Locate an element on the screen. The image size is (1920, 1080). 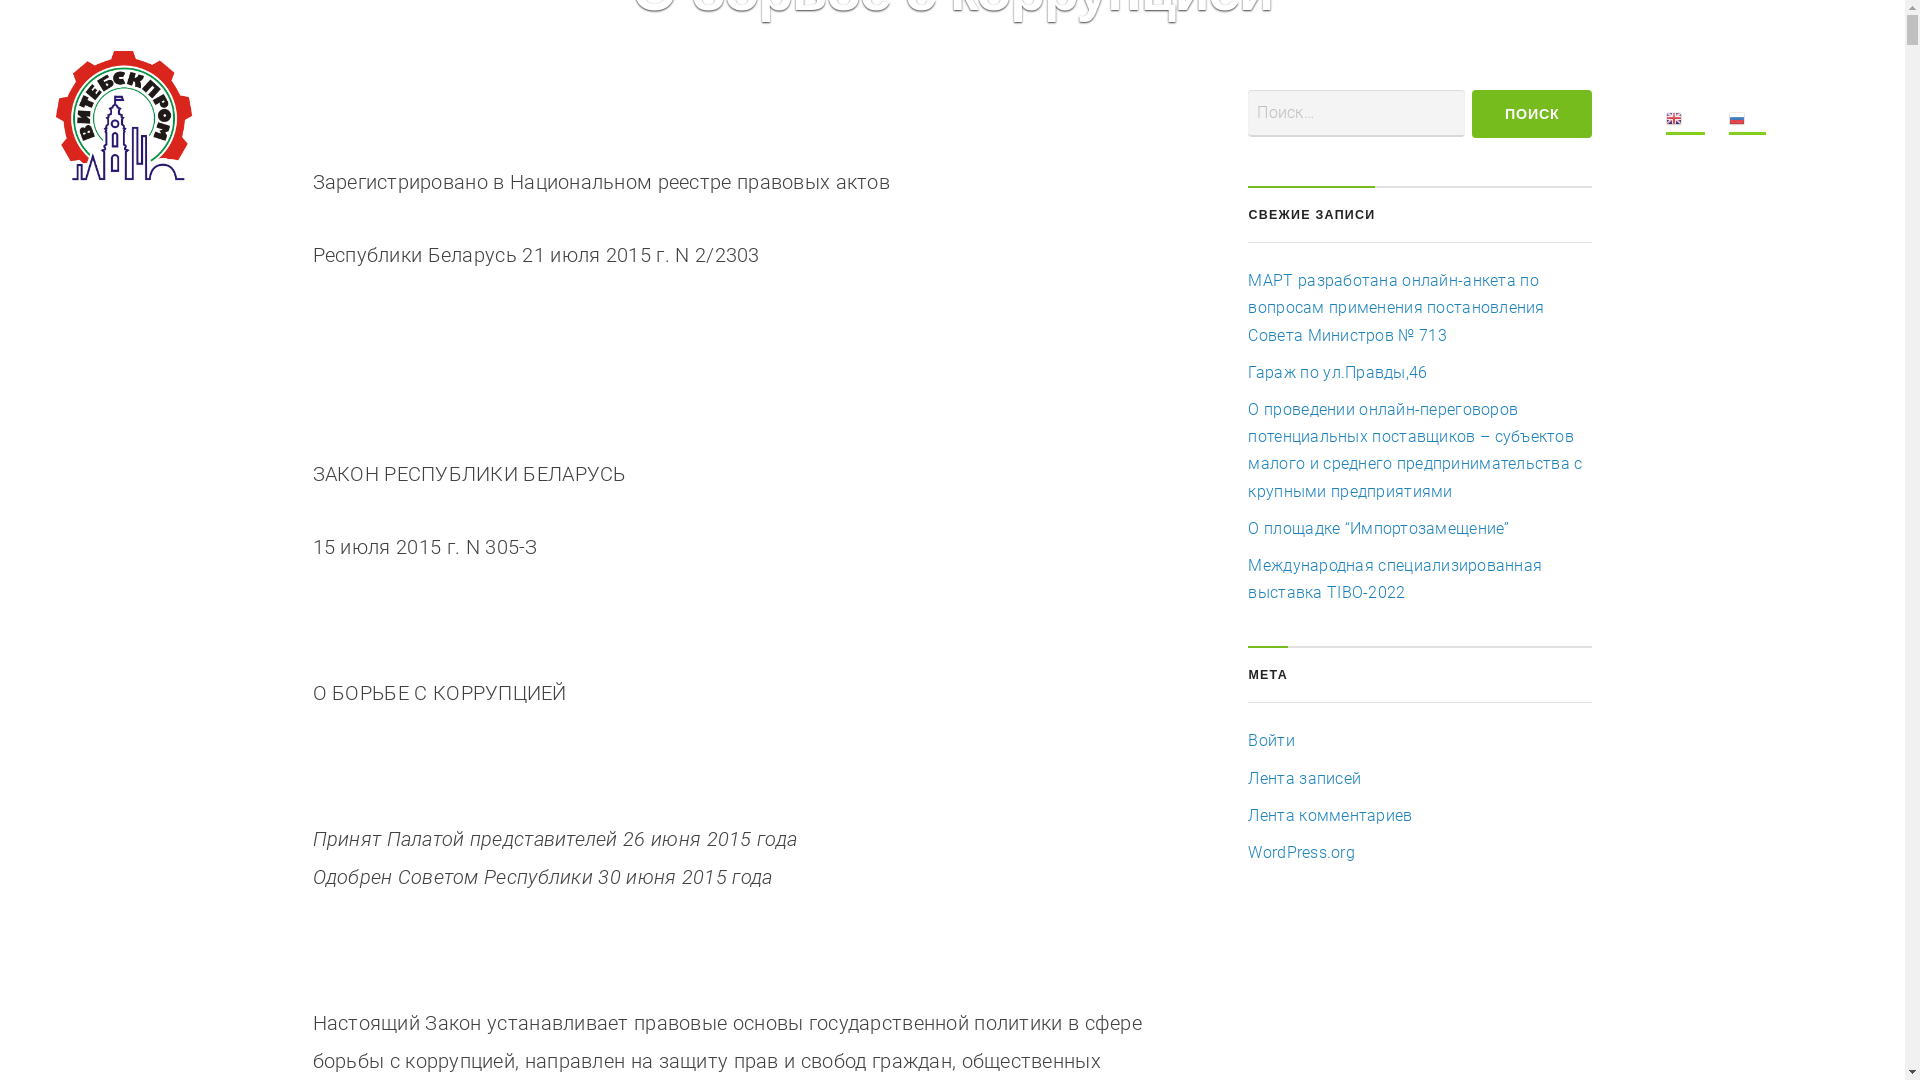
'RU' is located at coordinates (1746, 122).